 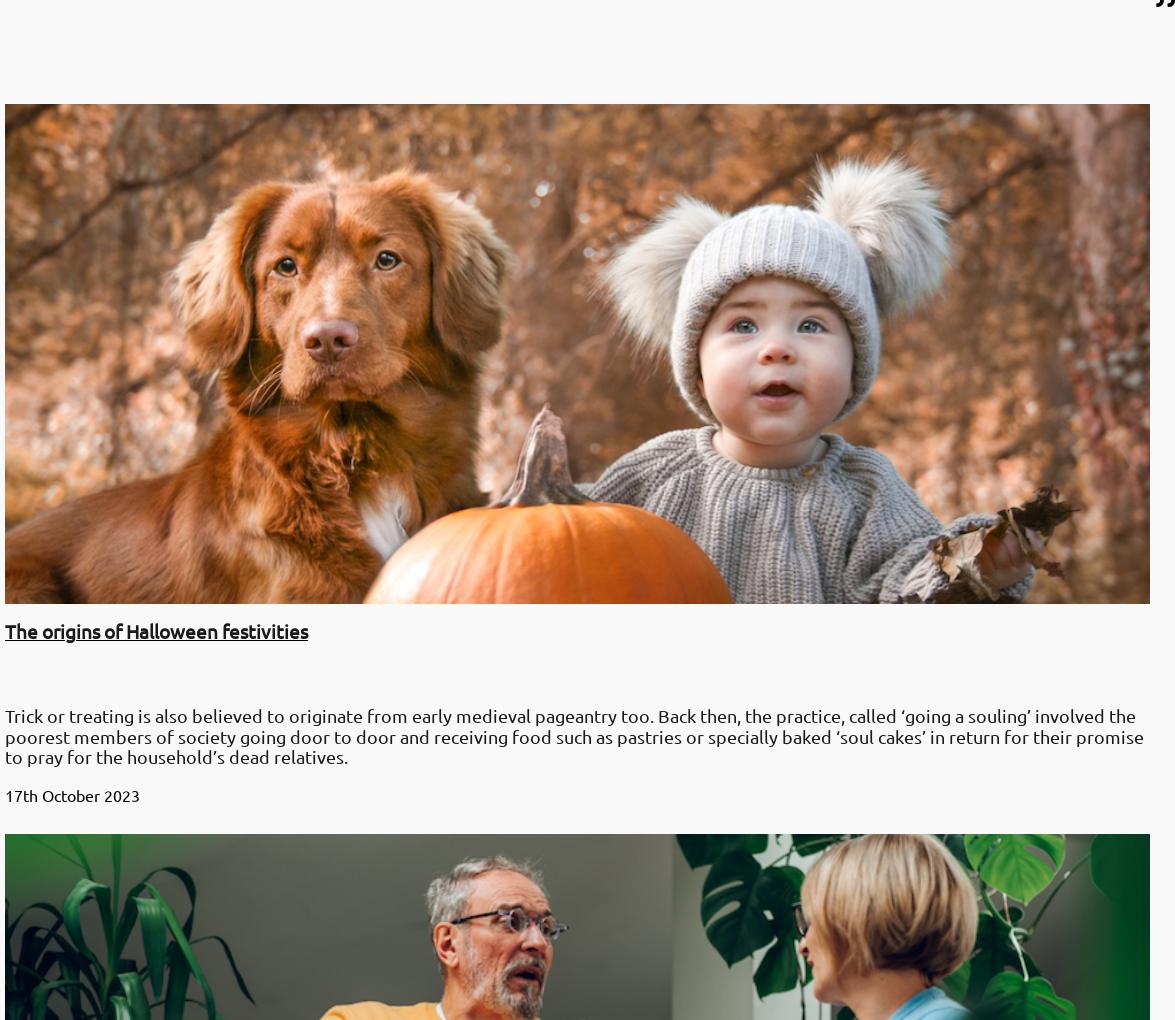 What do you see at coordinates (15, 820) in the screenshot?
I see `'Top Floor, Raven House, 29 Linkfield Lane'` at bounding box center [15, 820].